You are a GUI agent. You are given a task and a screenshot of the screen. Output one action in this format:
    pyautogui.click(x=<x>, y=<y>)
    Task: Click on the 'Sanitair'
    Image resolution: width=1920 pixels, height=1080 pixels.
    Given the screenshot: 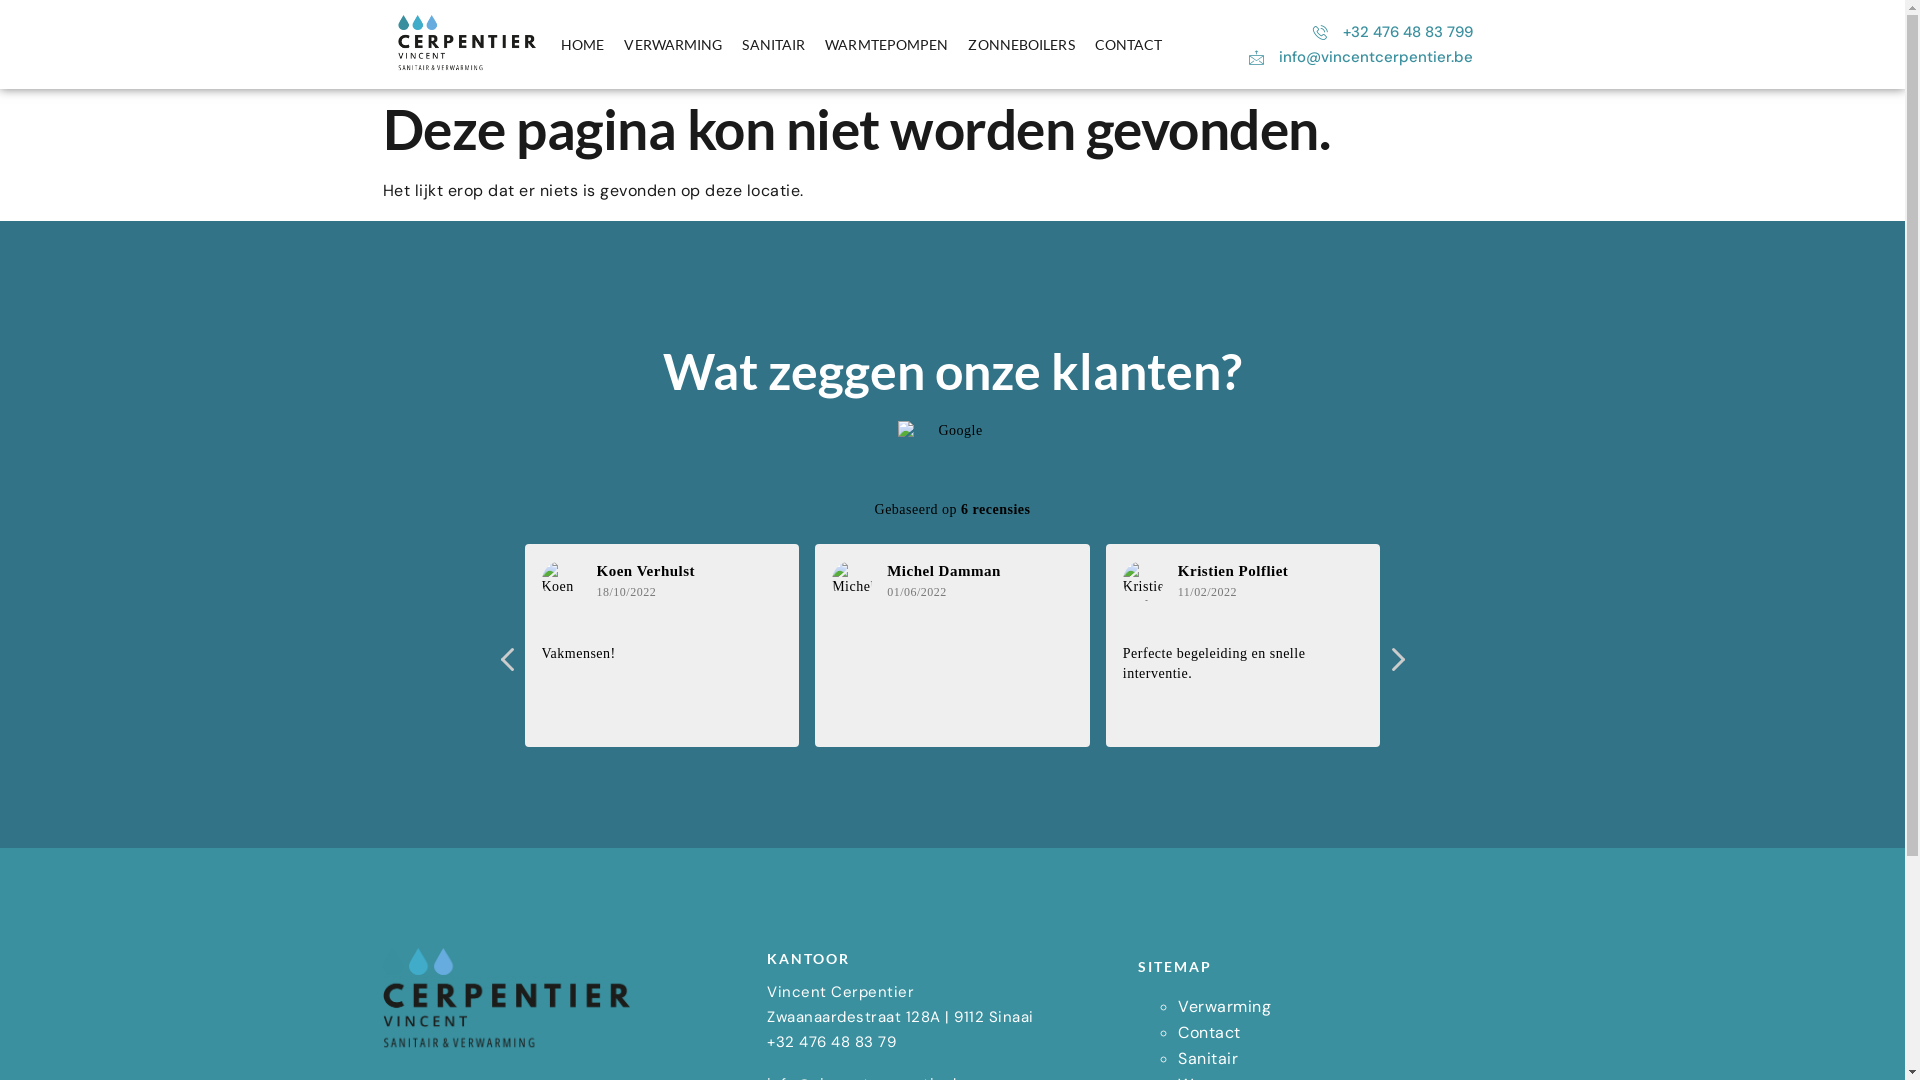 What is the action you would take?
    pyautogui.click(x=1177, y=1057)
    